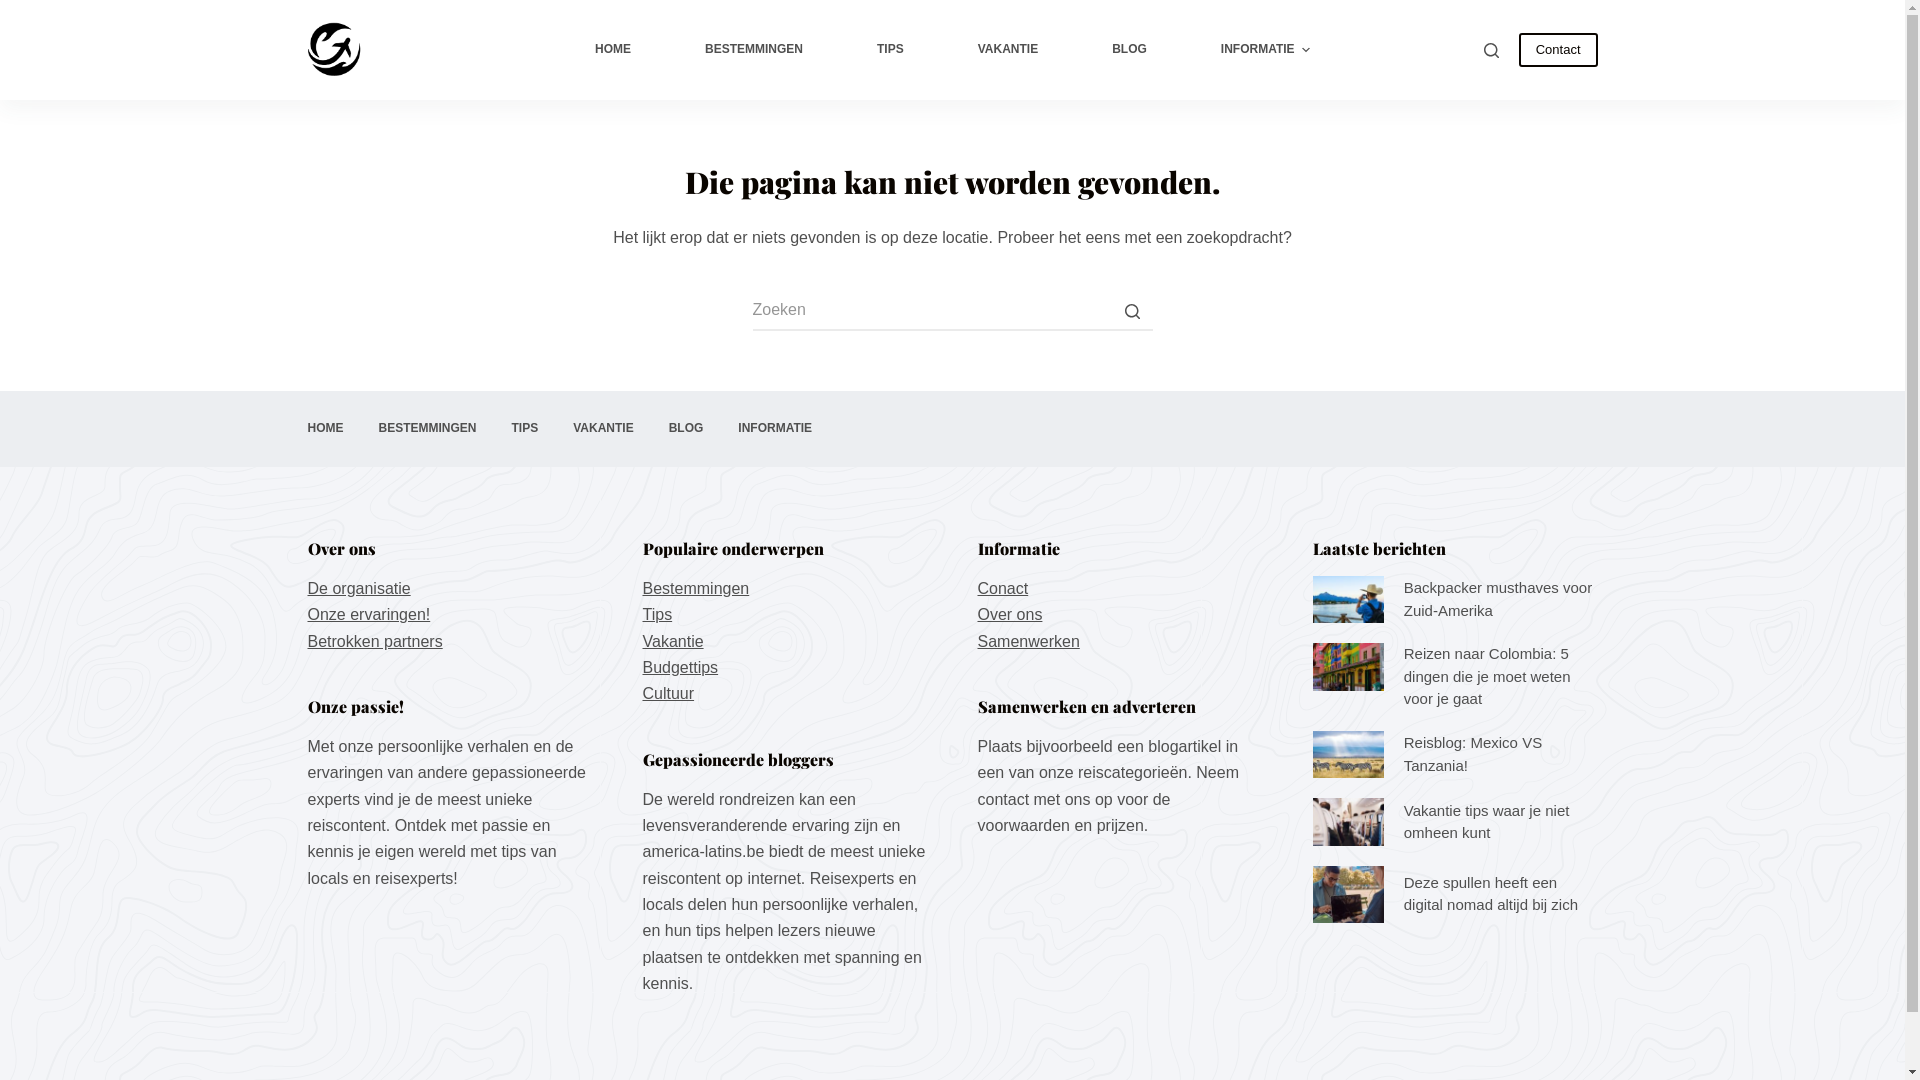 Image resolution: width=1920 pixels, height=1080 pixels. Describe the element at coordinates (720, 427) in the screenshot. I see `'INFORMATIE'` at that location.